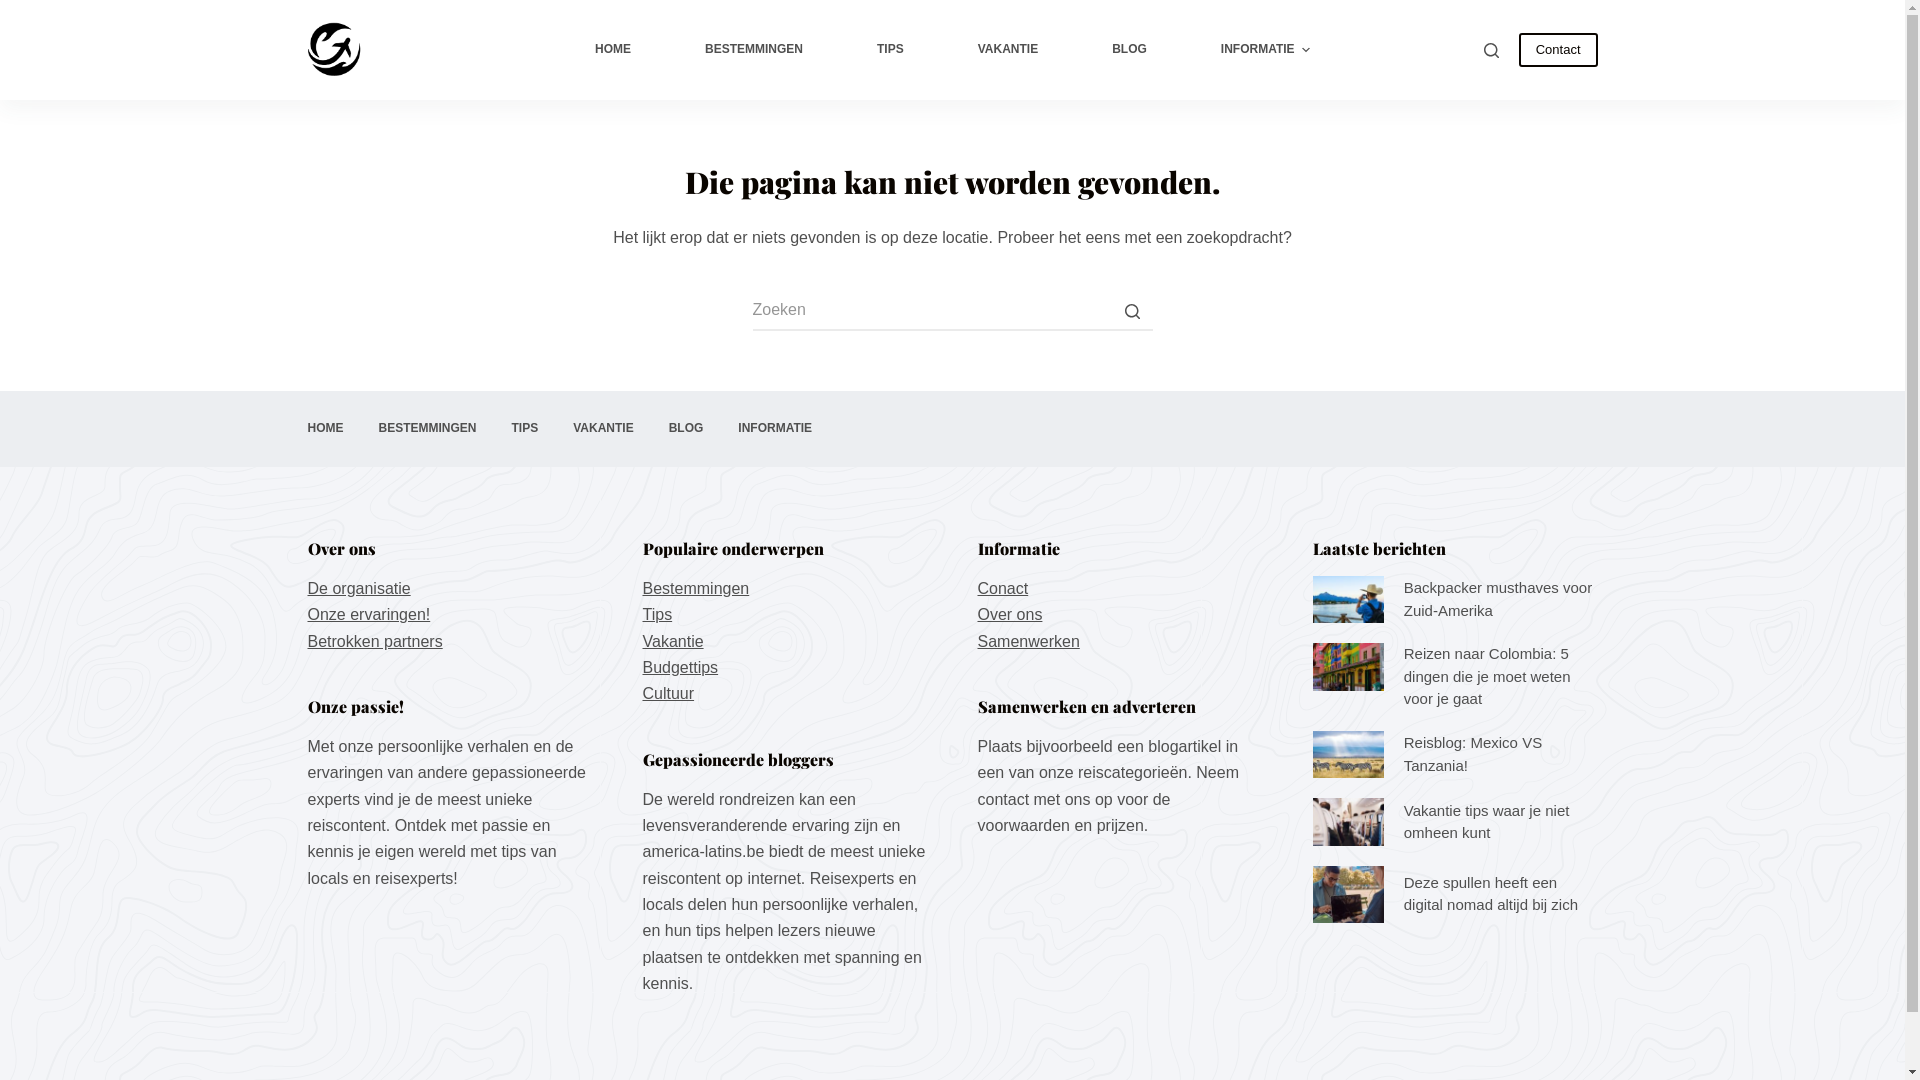 Image resolution: width=1920 pixels, height=1080 pixels. Describe the element at coordinates (720, 427) in the screenshot. I see `'INFORMATIE'` at that location.